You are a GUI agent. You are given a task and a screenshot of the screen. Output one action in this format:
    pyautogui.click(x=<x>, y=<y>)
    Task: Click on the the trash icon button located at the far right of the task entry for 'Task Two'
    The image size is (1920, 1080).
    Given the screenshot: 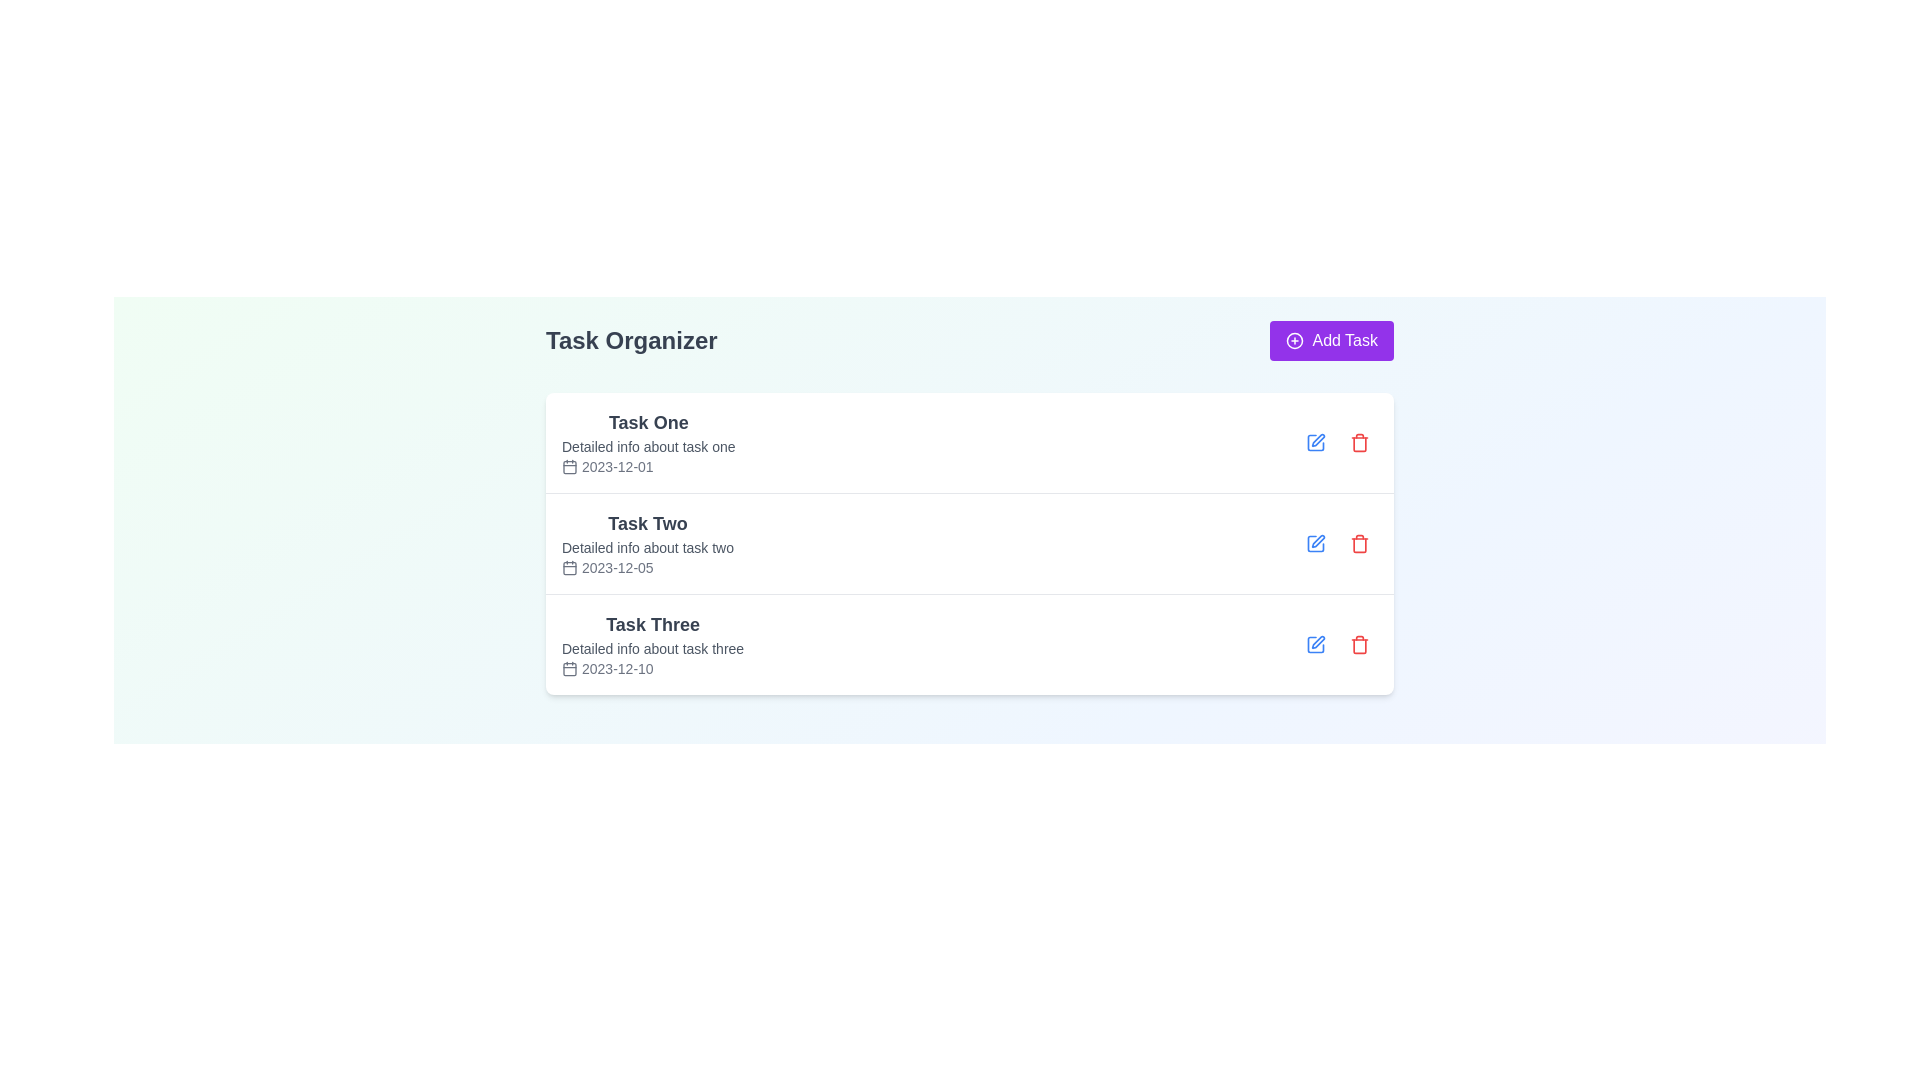 What is the action you would take?
    pyautogui.click(x=1359, y=543)
    